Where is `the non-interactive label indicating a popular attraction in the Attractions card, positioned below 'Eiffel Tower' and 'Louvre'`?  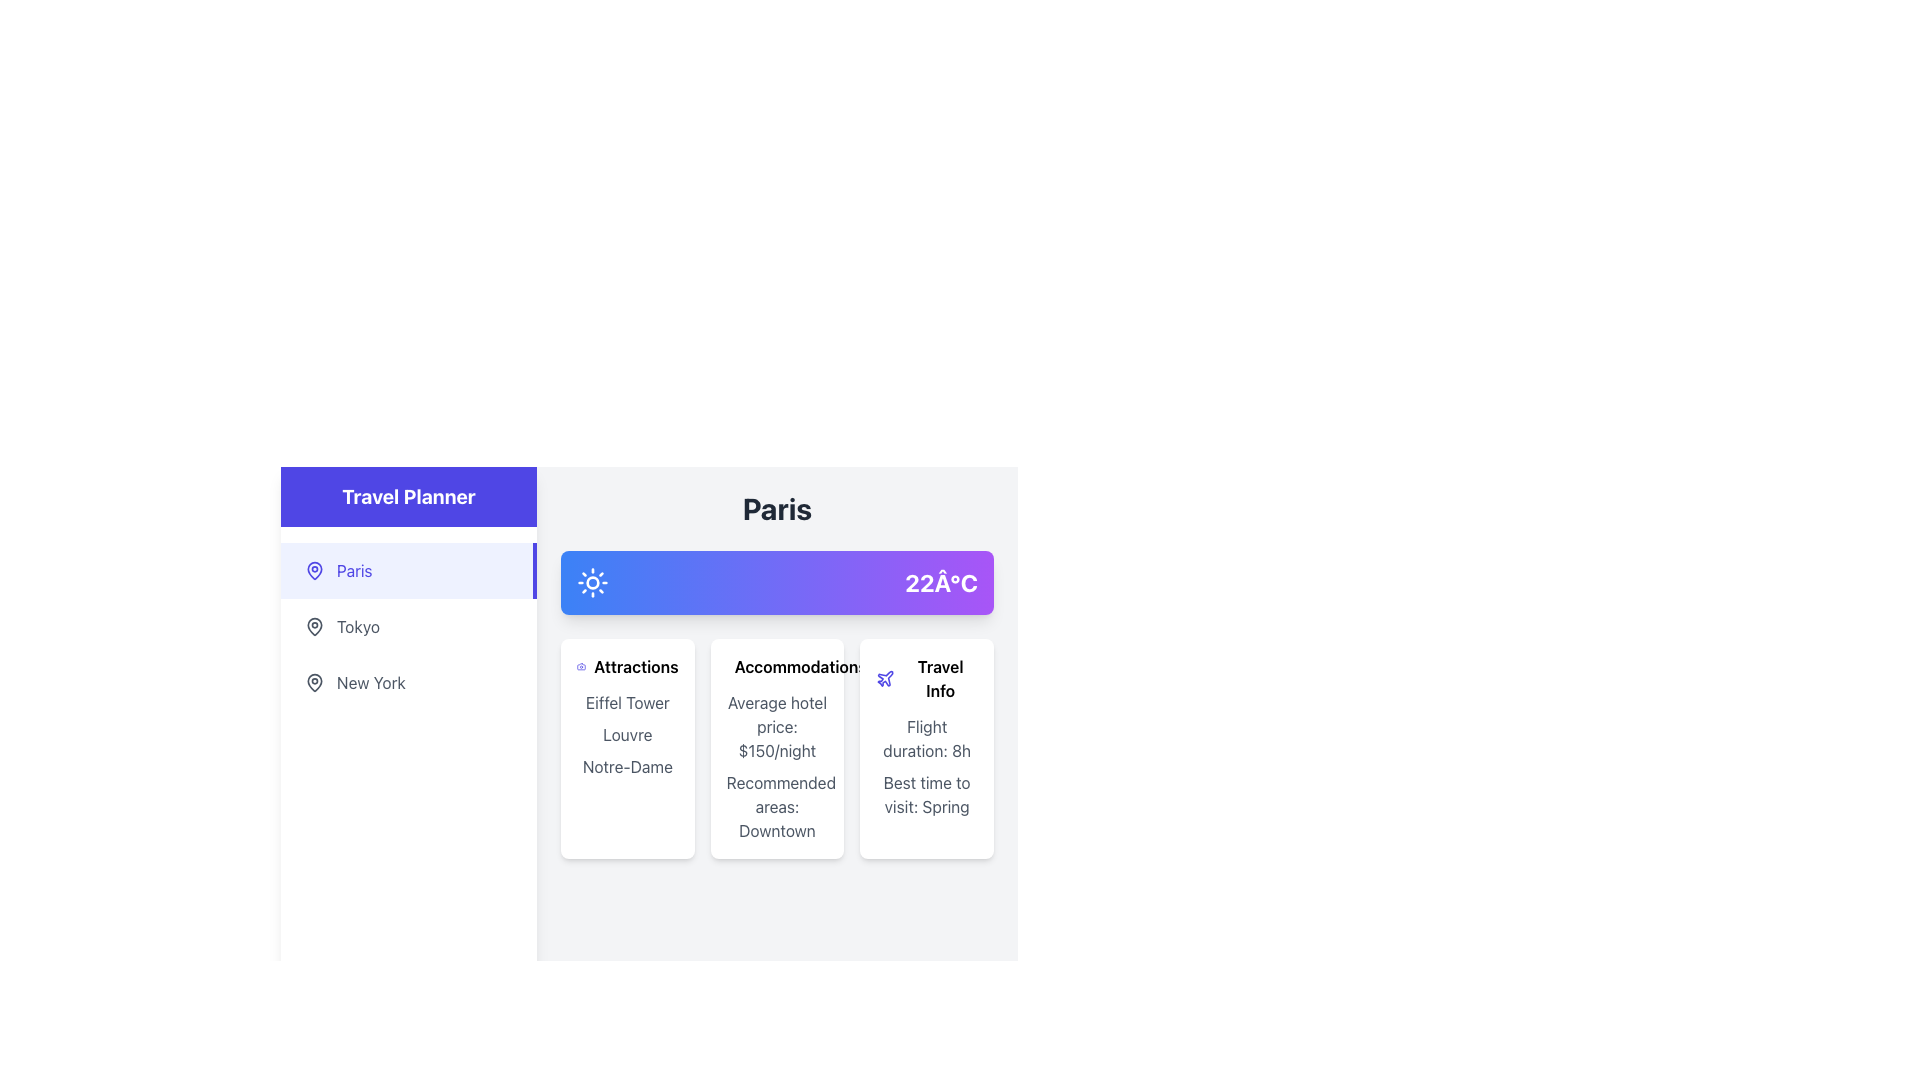
the non-interactive label indicating a popular attraction in the Attractions card, positioned below 'Eiffel Tower' and 'Louvre' is located at coordinates (626, 766).